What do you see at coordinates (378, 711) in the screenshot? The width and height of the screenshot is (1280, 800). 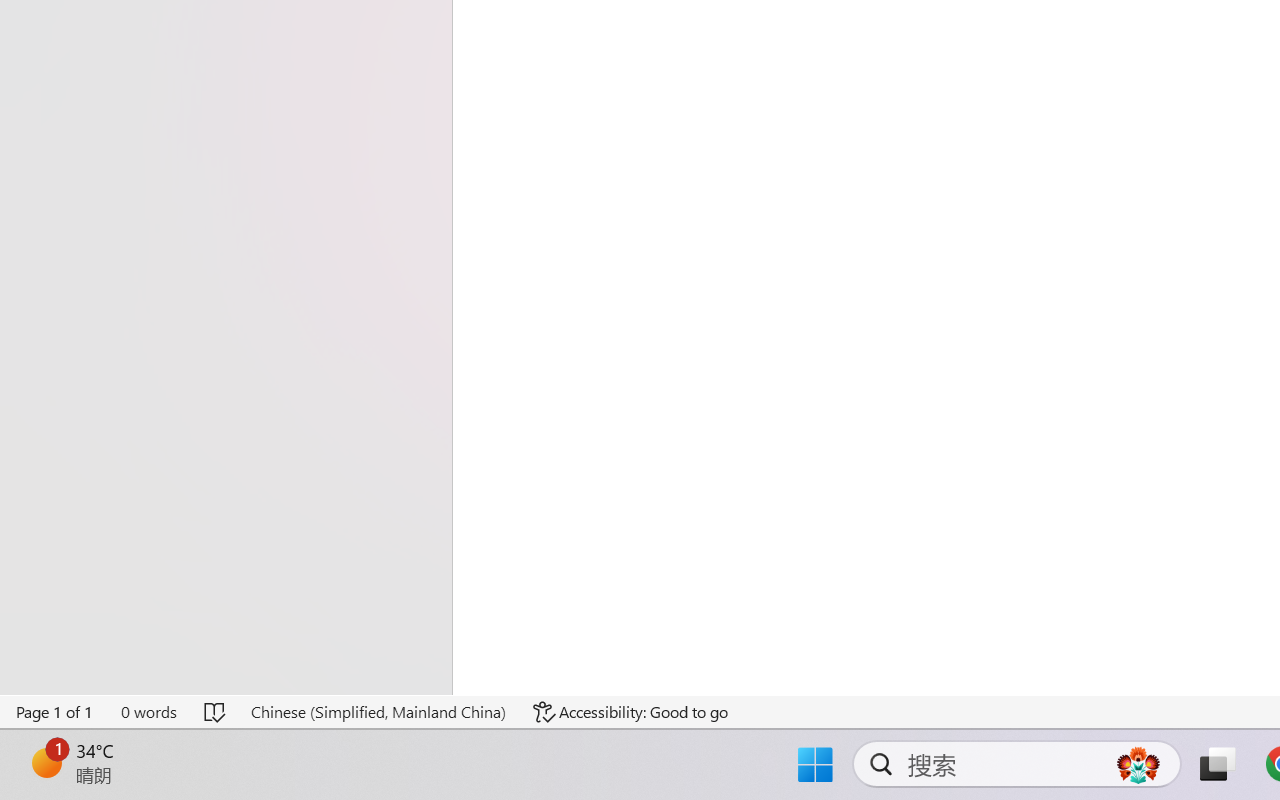 I see `'Language Chinese (Simplified, Mainland China)'` at bounding box center [378, 711].